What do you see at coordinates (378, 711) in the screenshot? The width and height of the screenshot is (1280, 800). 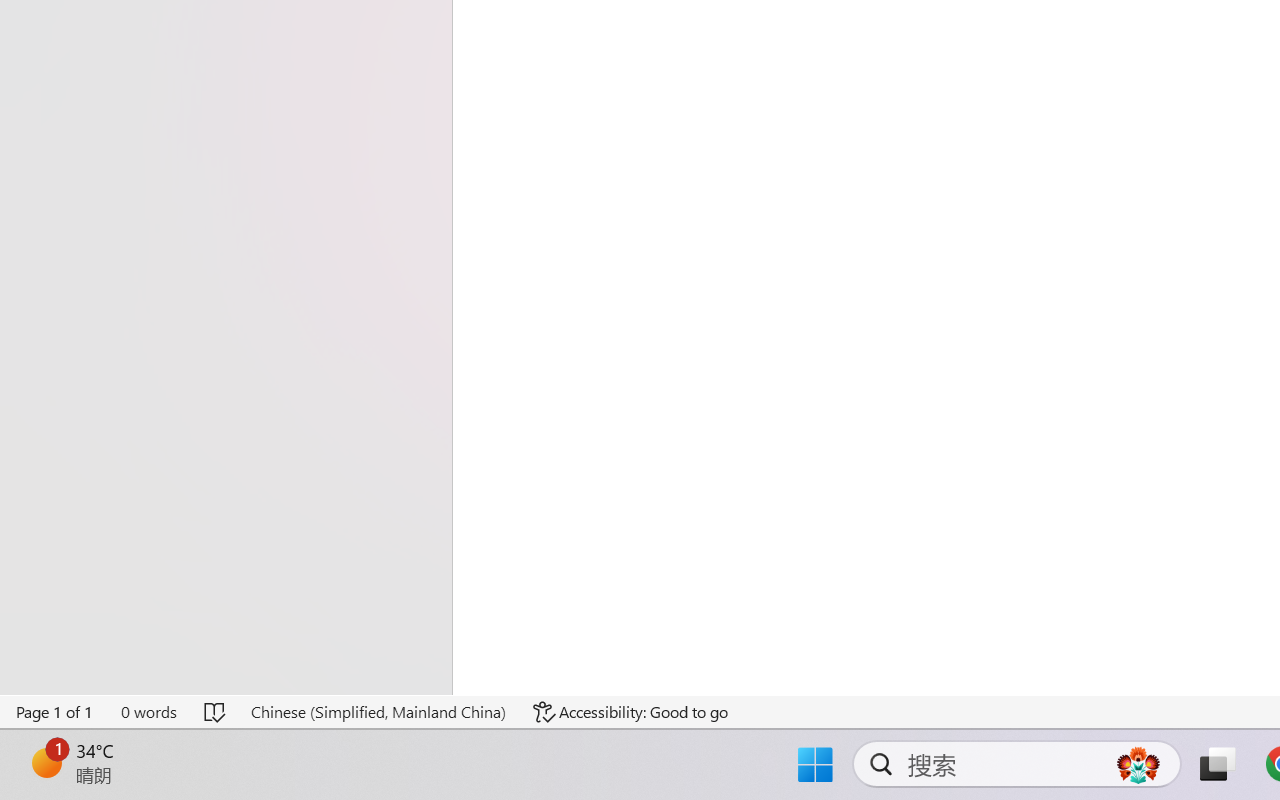 I see `'Language Chinese (Simplified, Mainland China)'` at bounding box center [378, 711].